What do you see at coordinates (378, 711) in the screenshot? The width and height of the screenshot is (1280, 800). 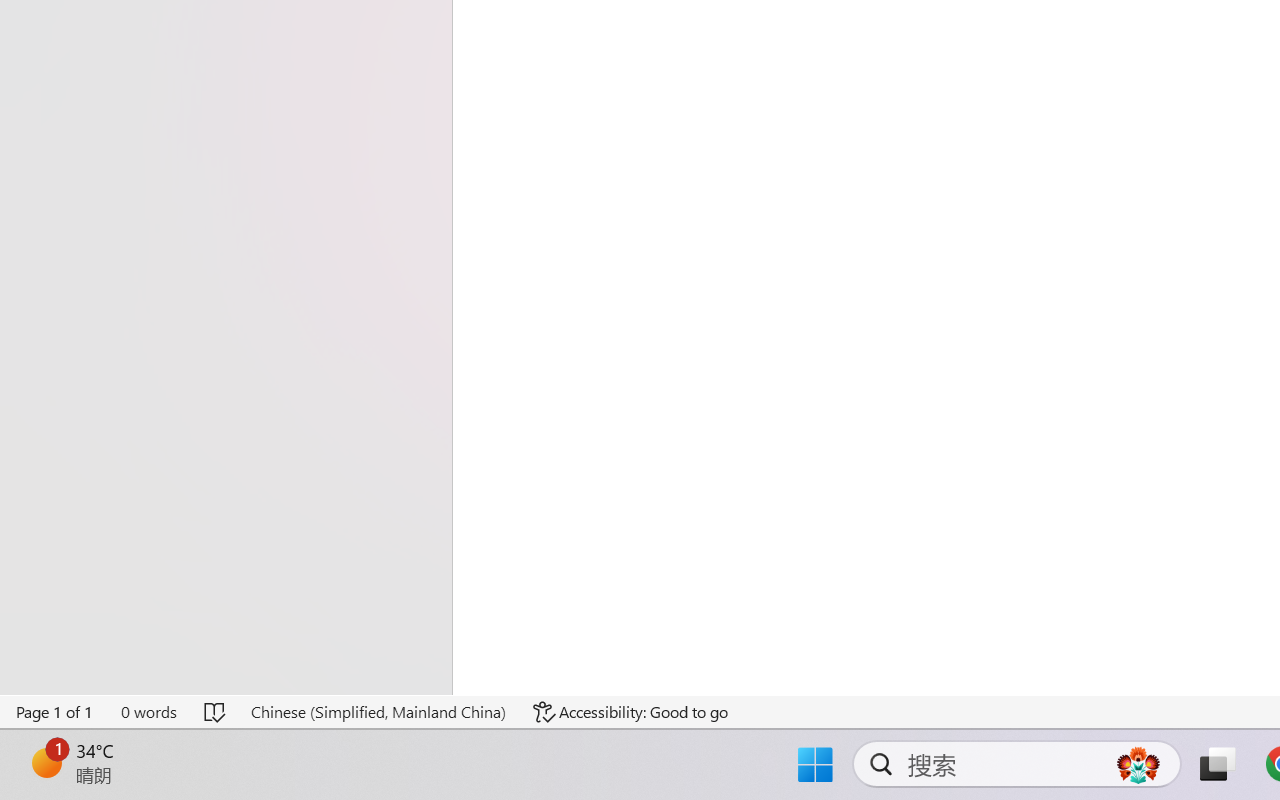 I see `'Language Chinese (Simplified, Mainland China)'` at bounding box center [378, 711].